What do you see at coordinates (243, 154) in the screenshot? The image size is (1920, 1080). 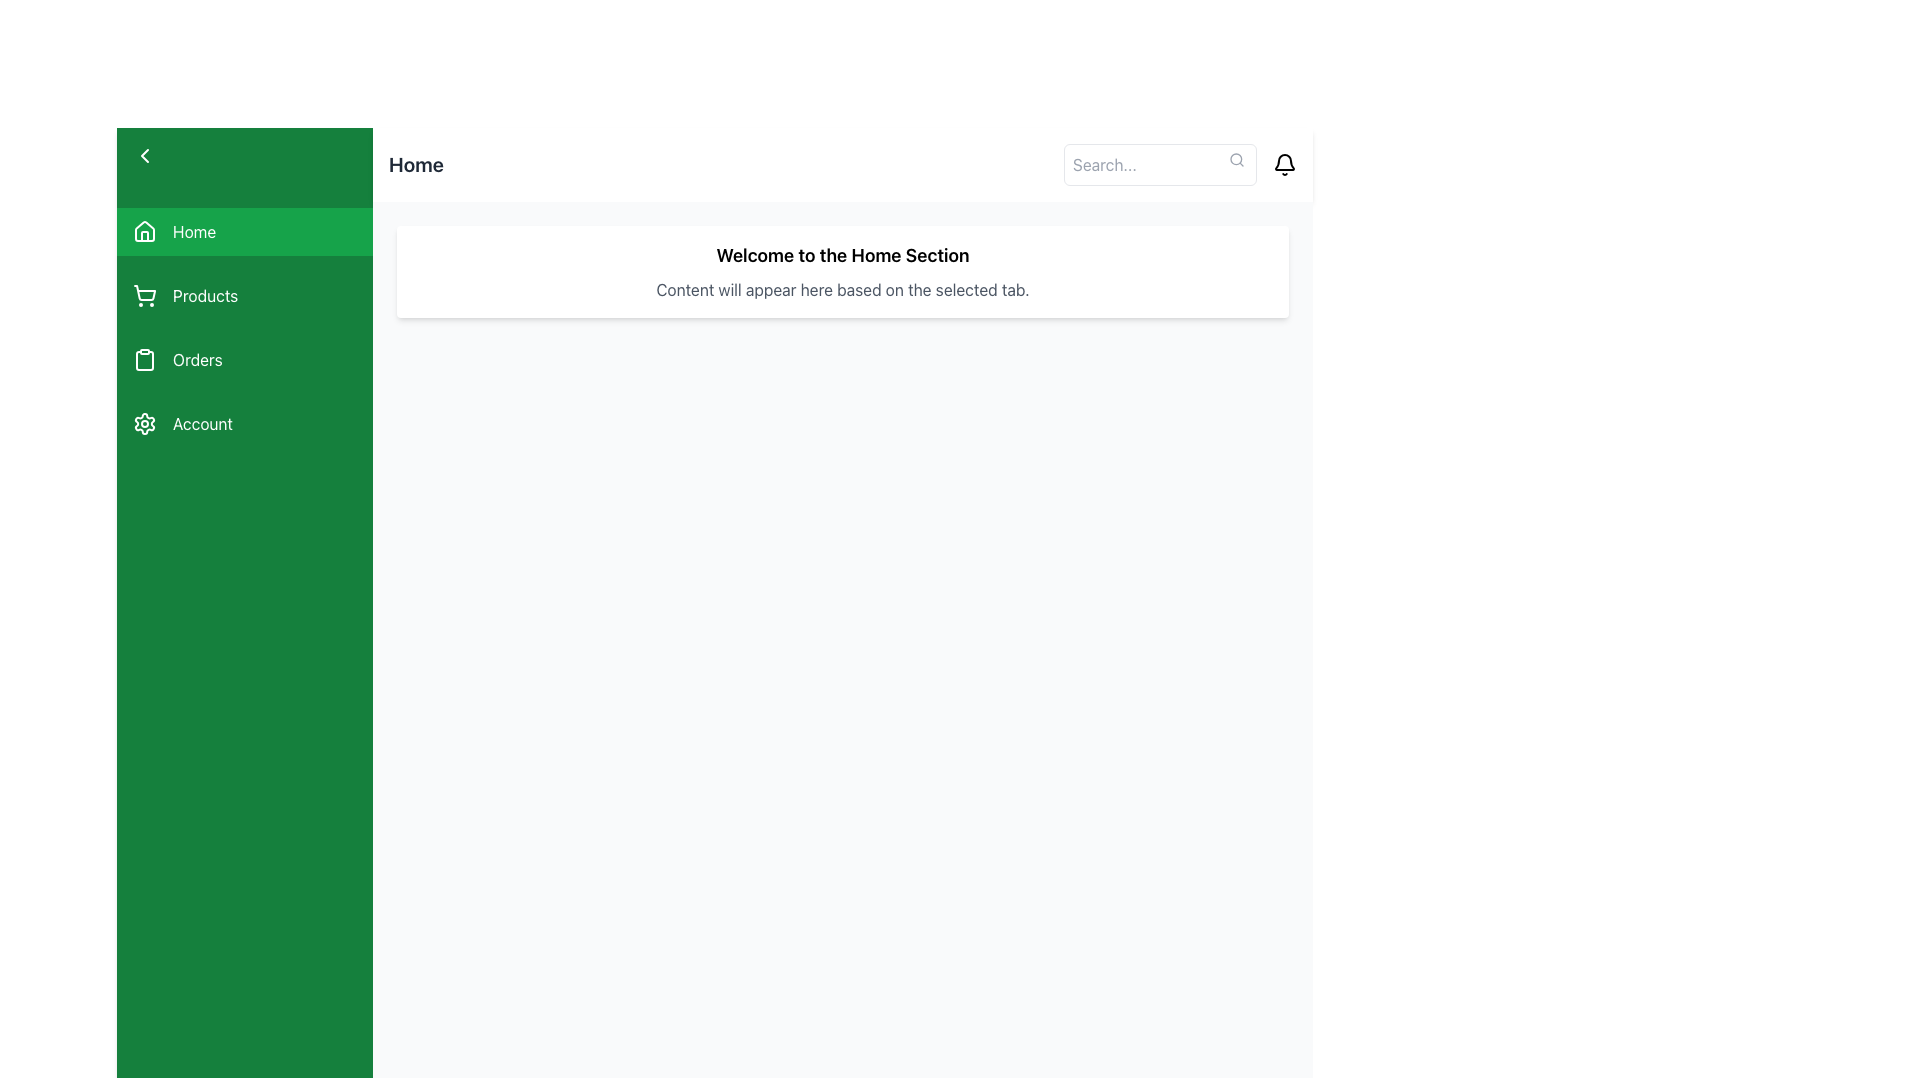 I see `the green button with a left-pointing arrow located at the top of the sidebar navigation bar` at bounding box center [243, 154].